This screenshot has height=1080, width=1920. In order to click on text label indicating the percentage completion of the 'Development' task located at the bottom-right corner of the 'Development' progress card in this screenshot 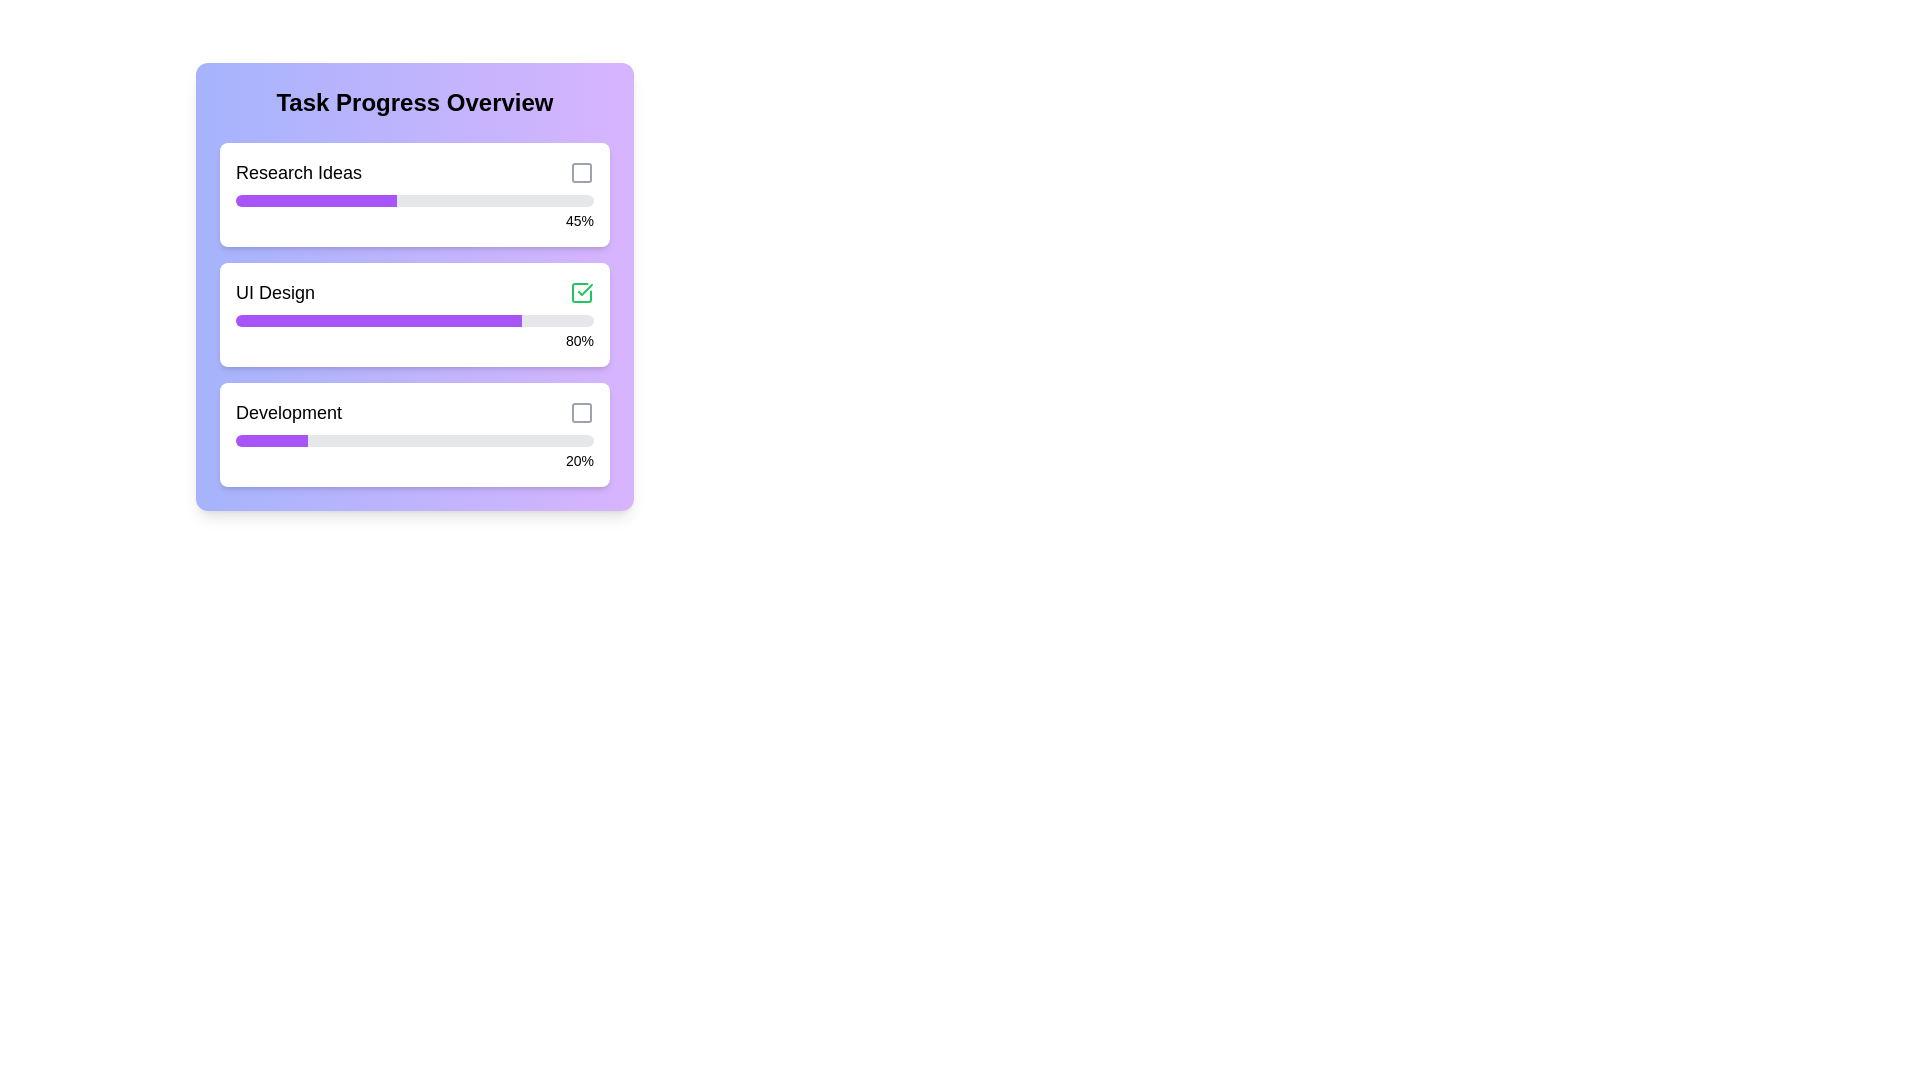, I will do `click(413, 461)`.